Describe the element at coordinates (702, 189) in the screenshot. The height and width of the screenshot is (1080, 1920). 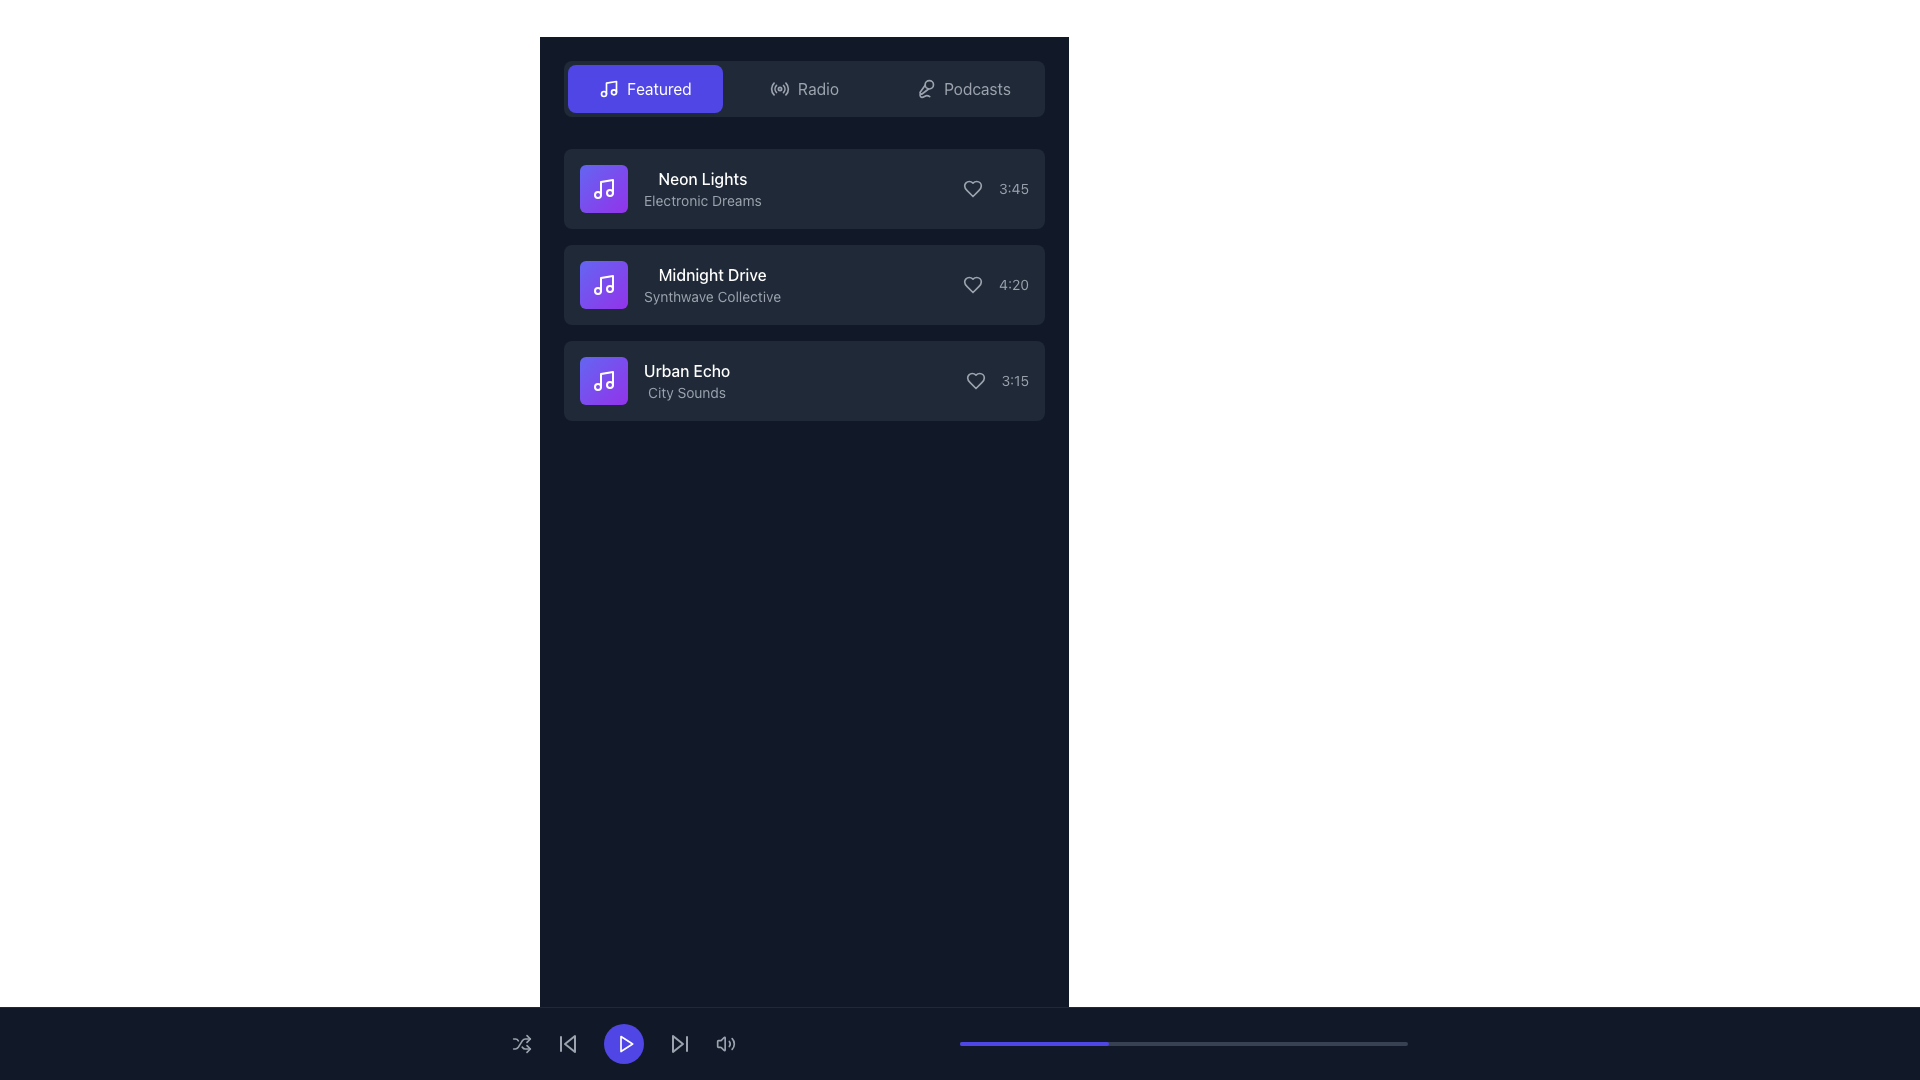
I see `the title and subtitle text display of the first song item in the list, located below the 'Featured' tab and to the right of the music note icon` at that location.